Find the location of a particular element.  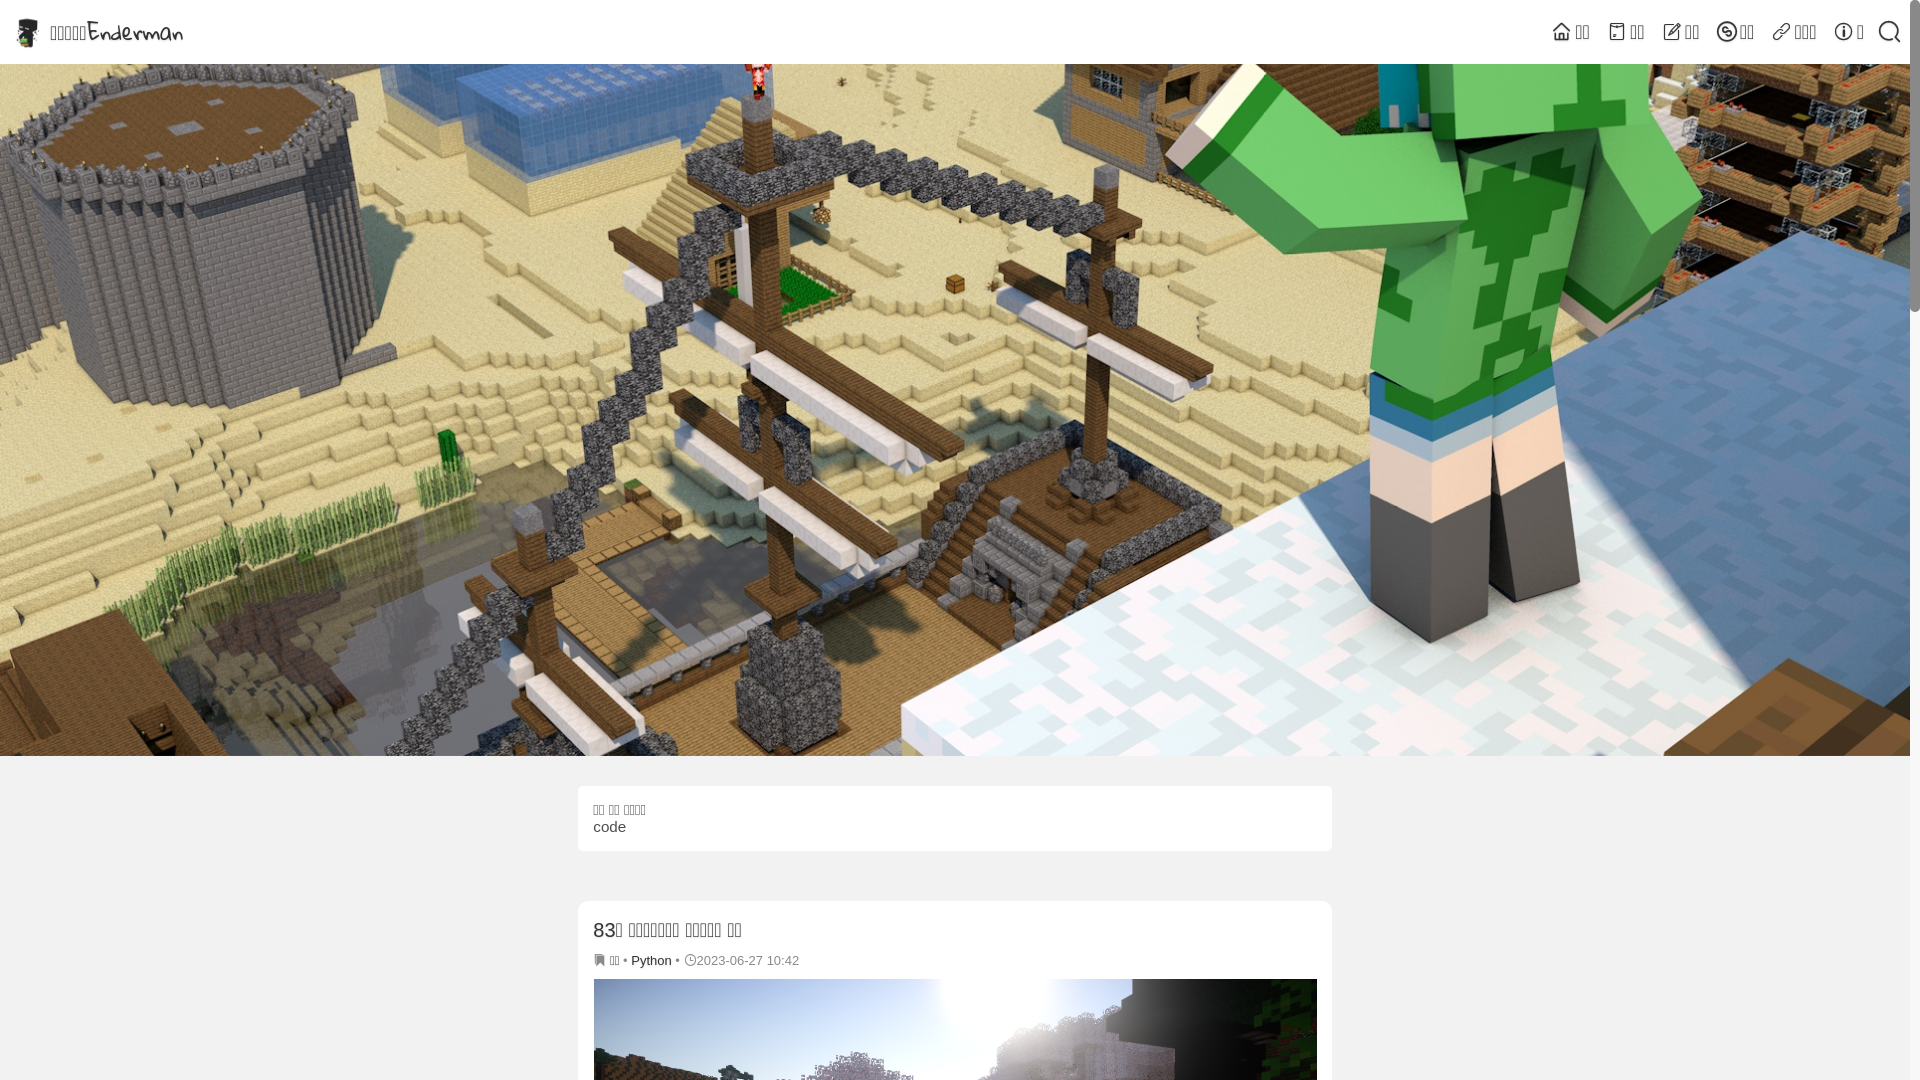

'Python' is located at coordinates (629, 959).